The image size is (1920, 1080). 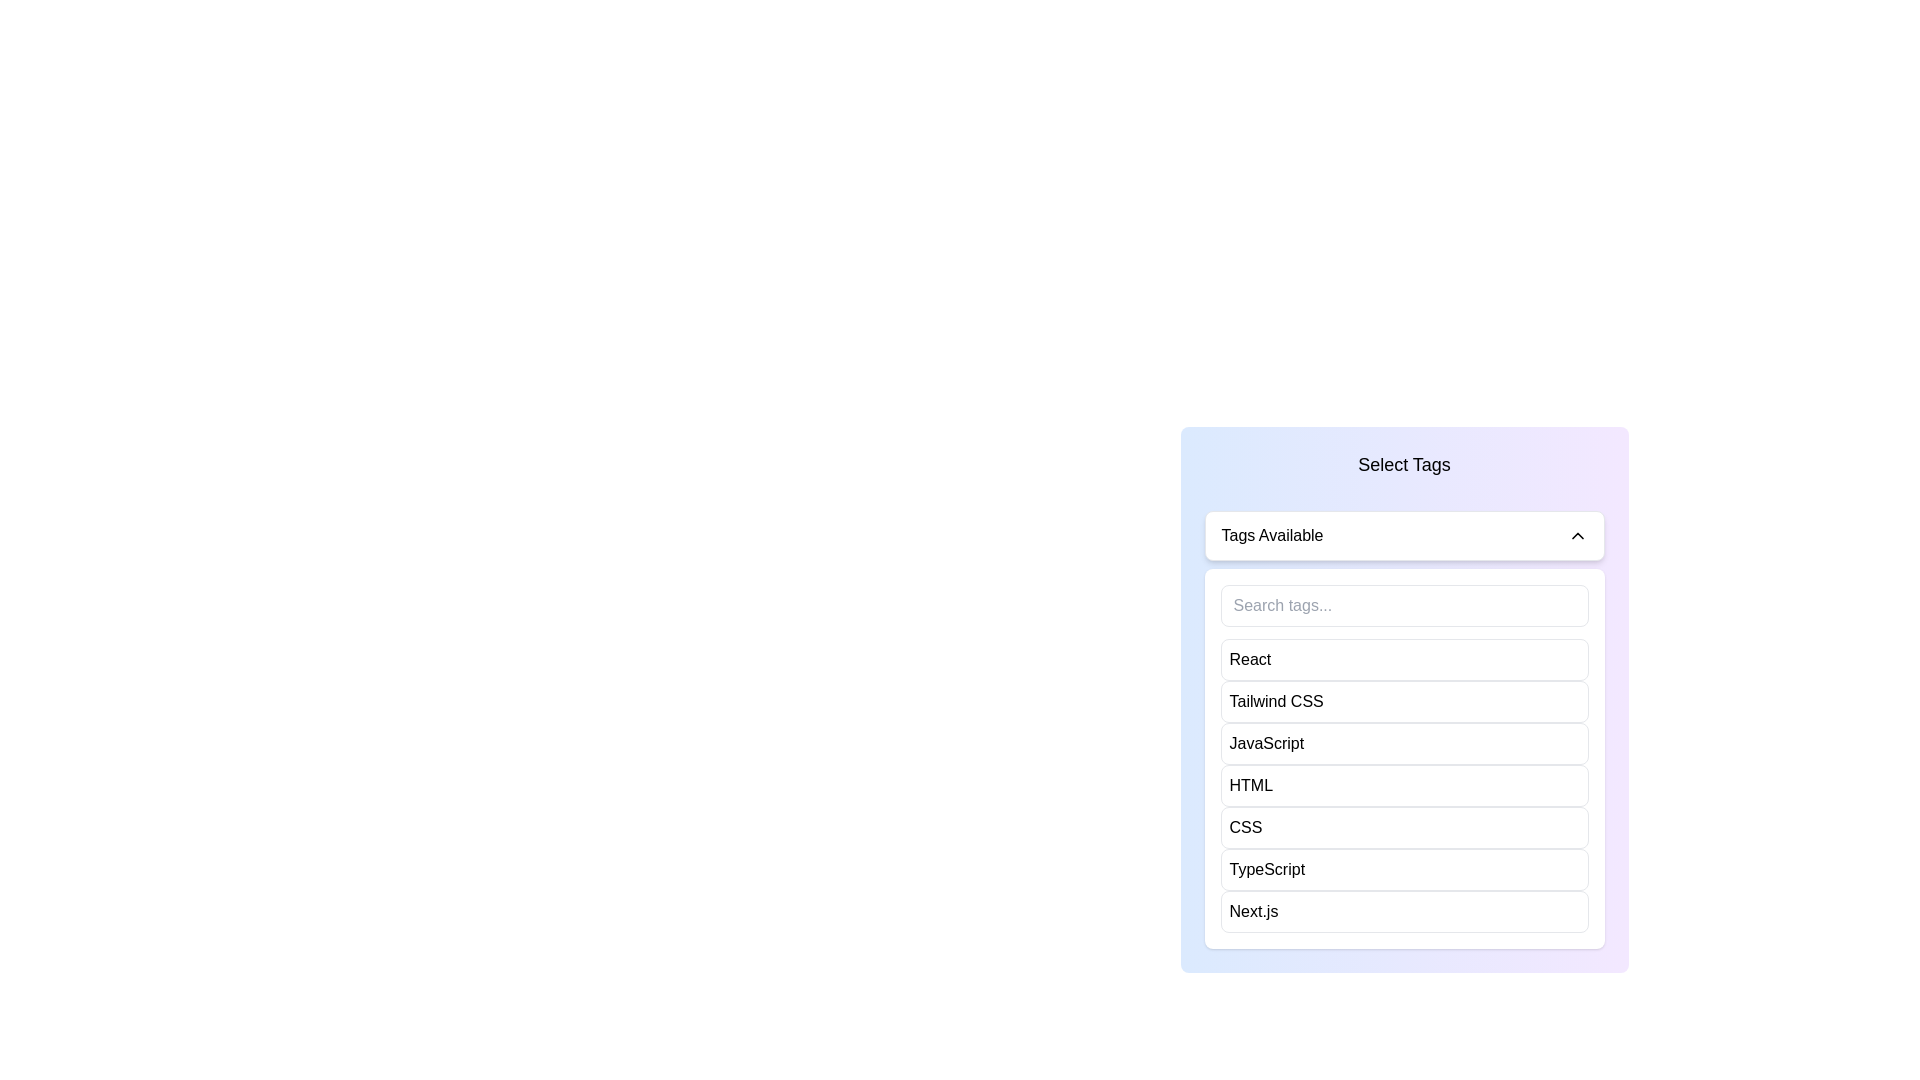 What do you see at coordinates (1403, 911) in the screenshot?
I see `the selectable list item labeled 'Next.js' located at the bottom of the dropdown menu 'Select Tags'` at bounding box center [1403, 911].